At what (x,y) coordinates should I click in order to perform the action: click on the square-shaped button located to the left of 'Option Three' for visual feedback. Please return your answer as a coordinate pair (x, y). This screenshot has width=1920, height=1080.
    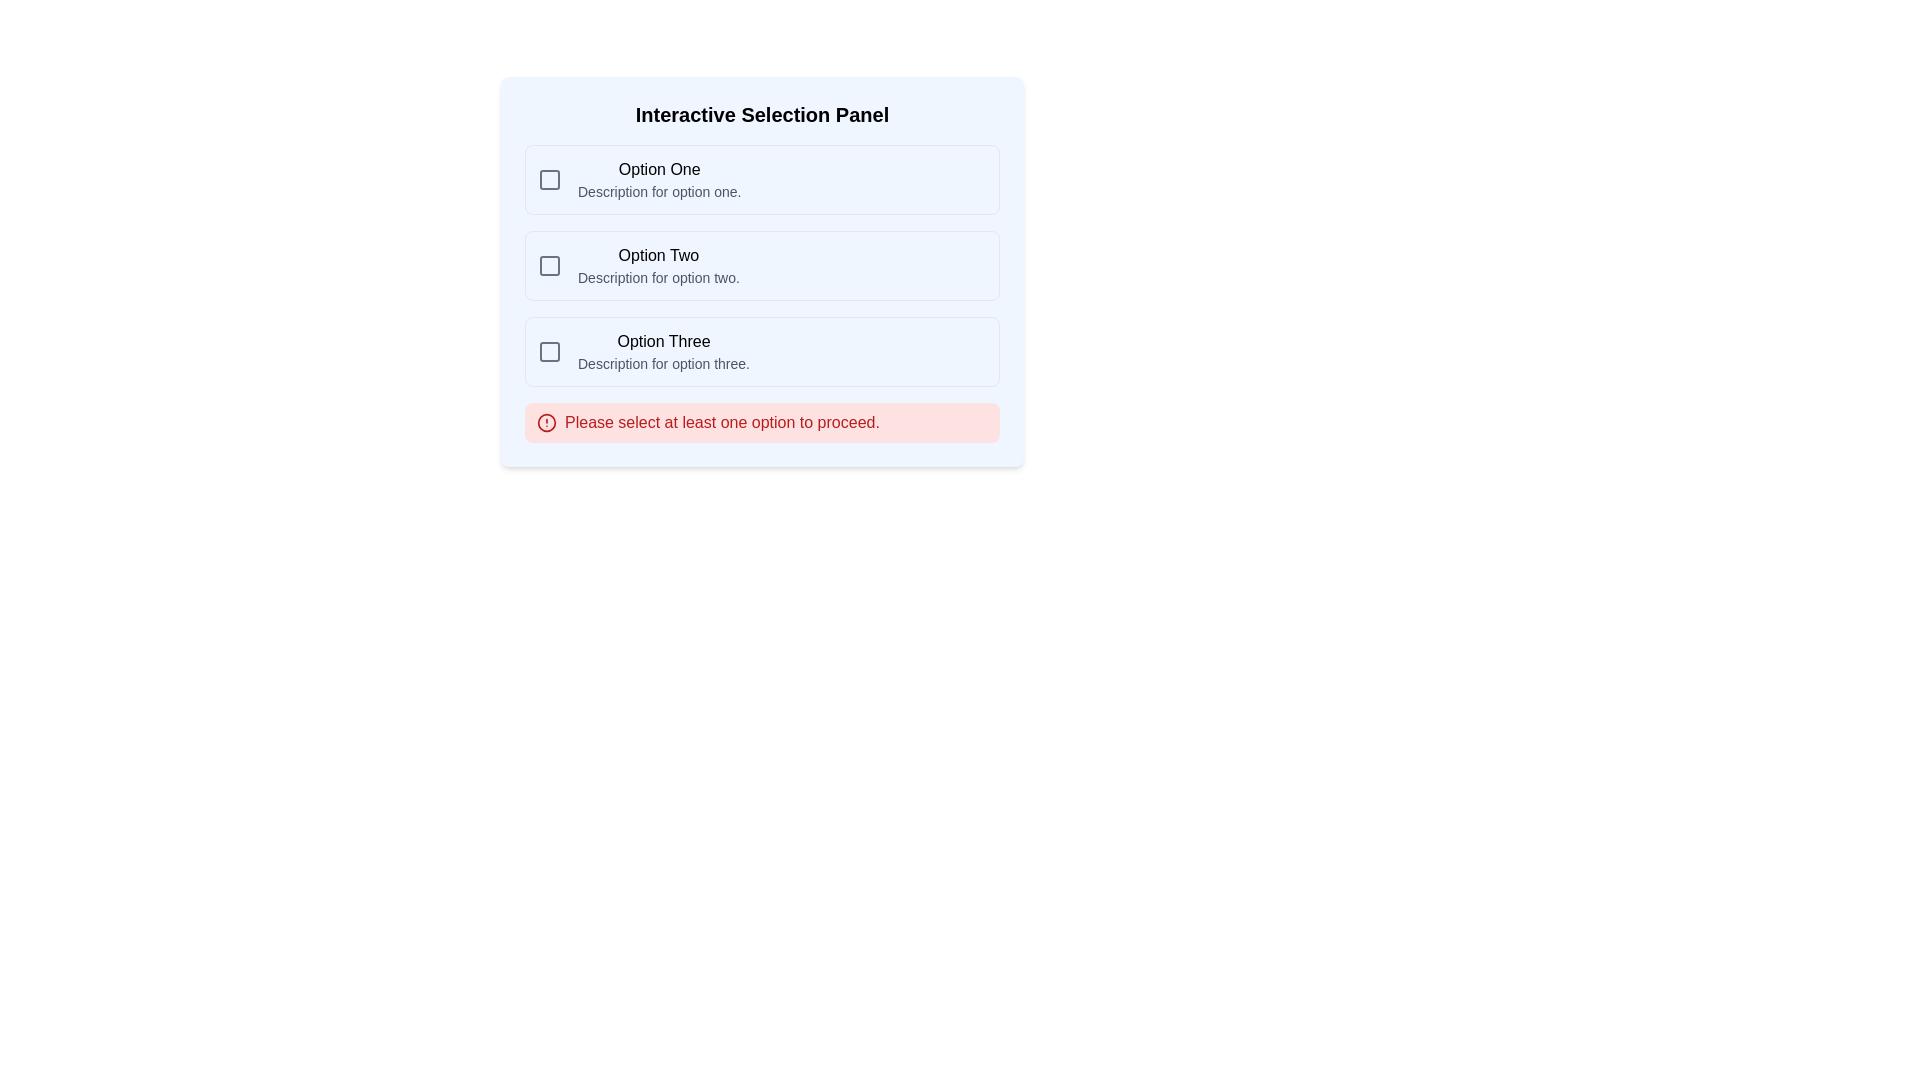
    Looking at the image, I should click on (550, 350).